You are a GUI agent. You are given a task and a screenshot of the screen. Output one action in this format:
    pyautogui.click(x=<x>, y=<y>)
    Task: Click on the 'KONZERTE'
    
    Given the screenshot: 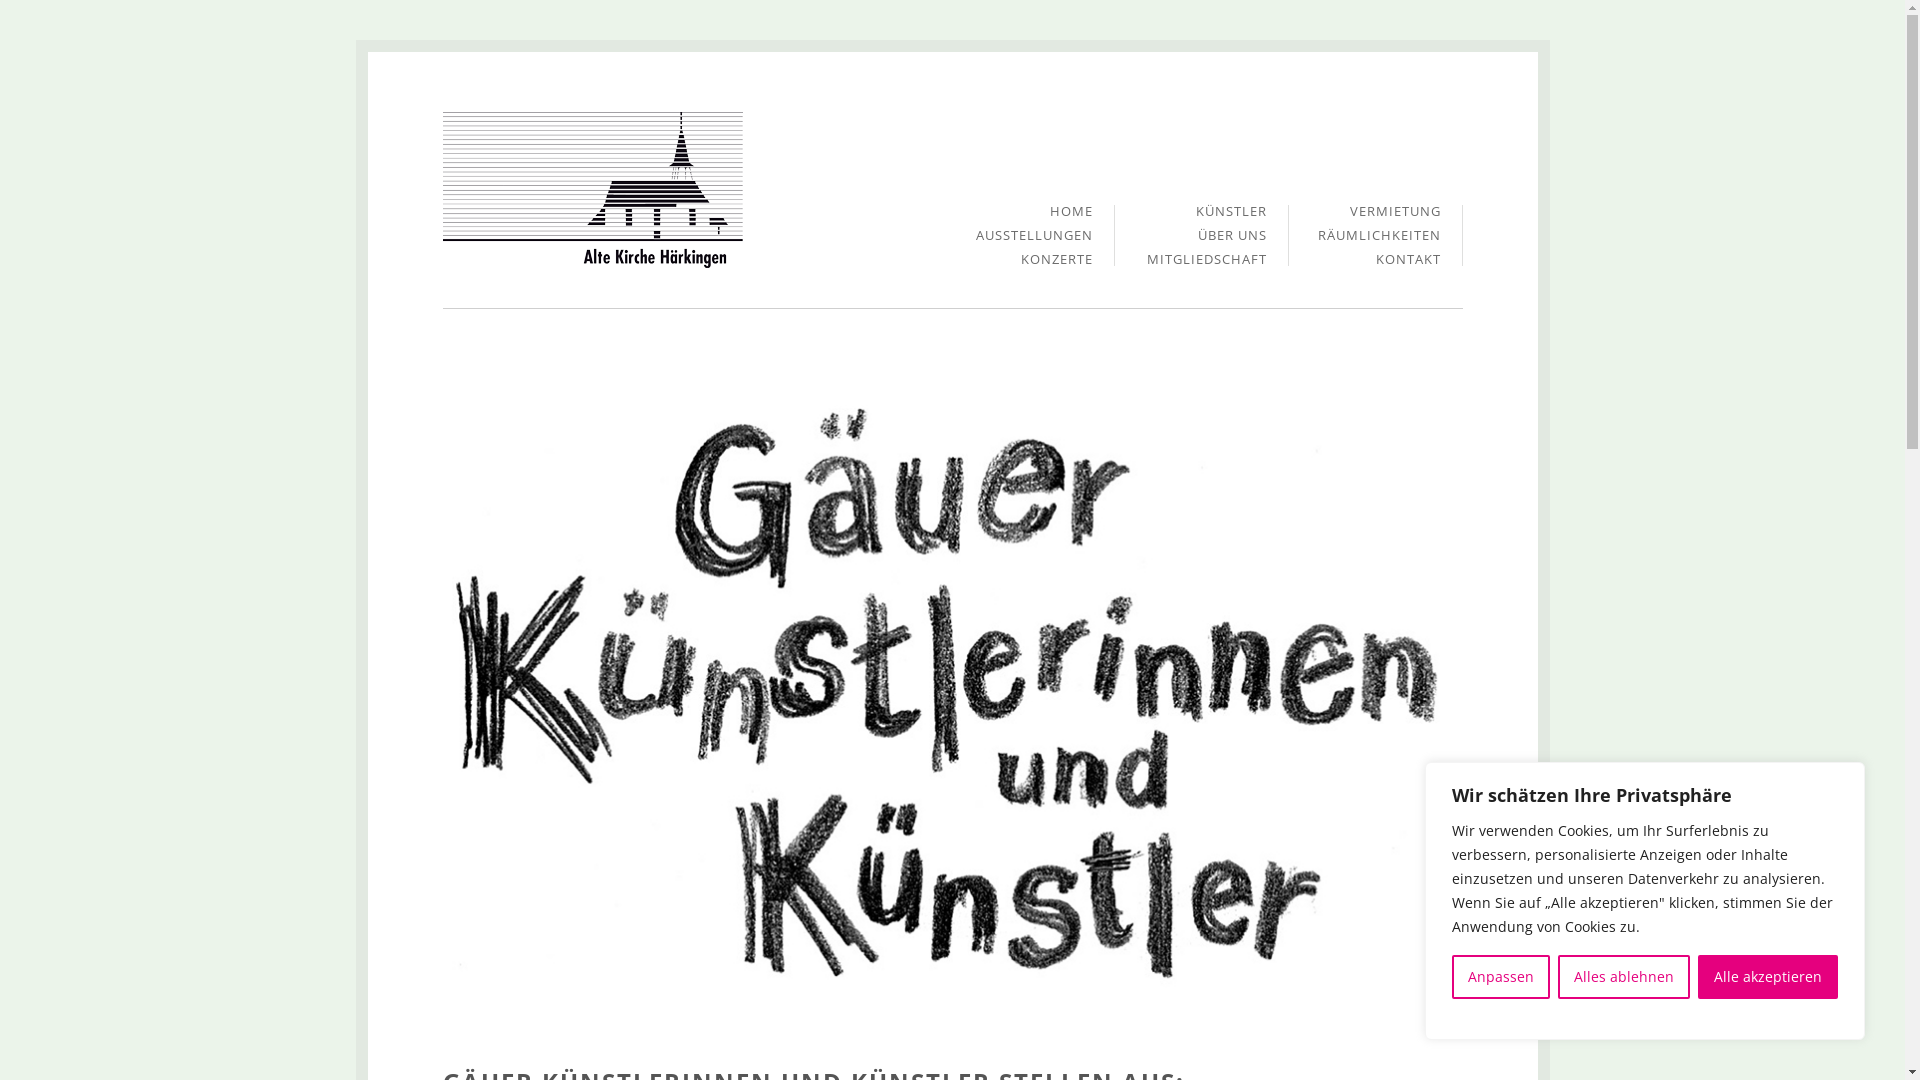 What is the action you would take?
    pyautogui.click(x=1019, y=258)
    